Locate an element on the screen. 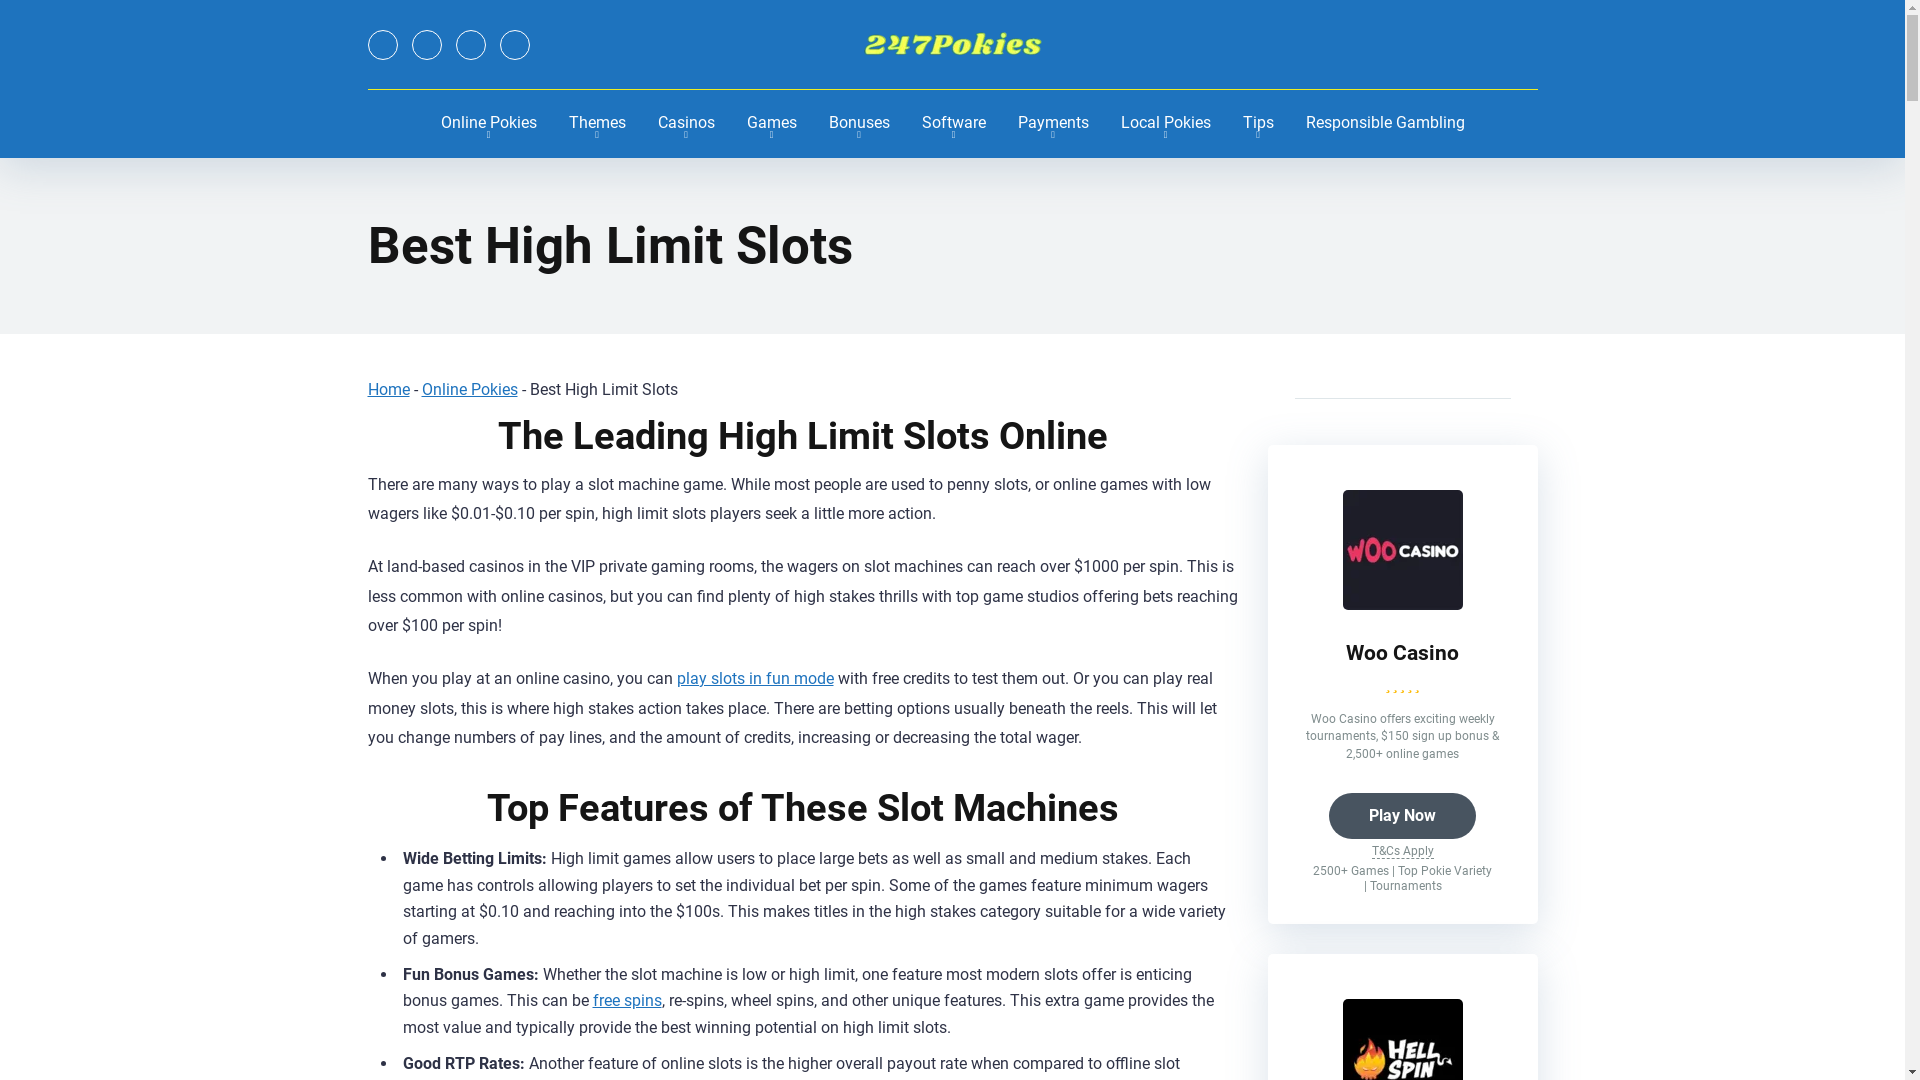 This screenshot has height=1080, width=1920. 'Games' is located at coordinates (770, 123).